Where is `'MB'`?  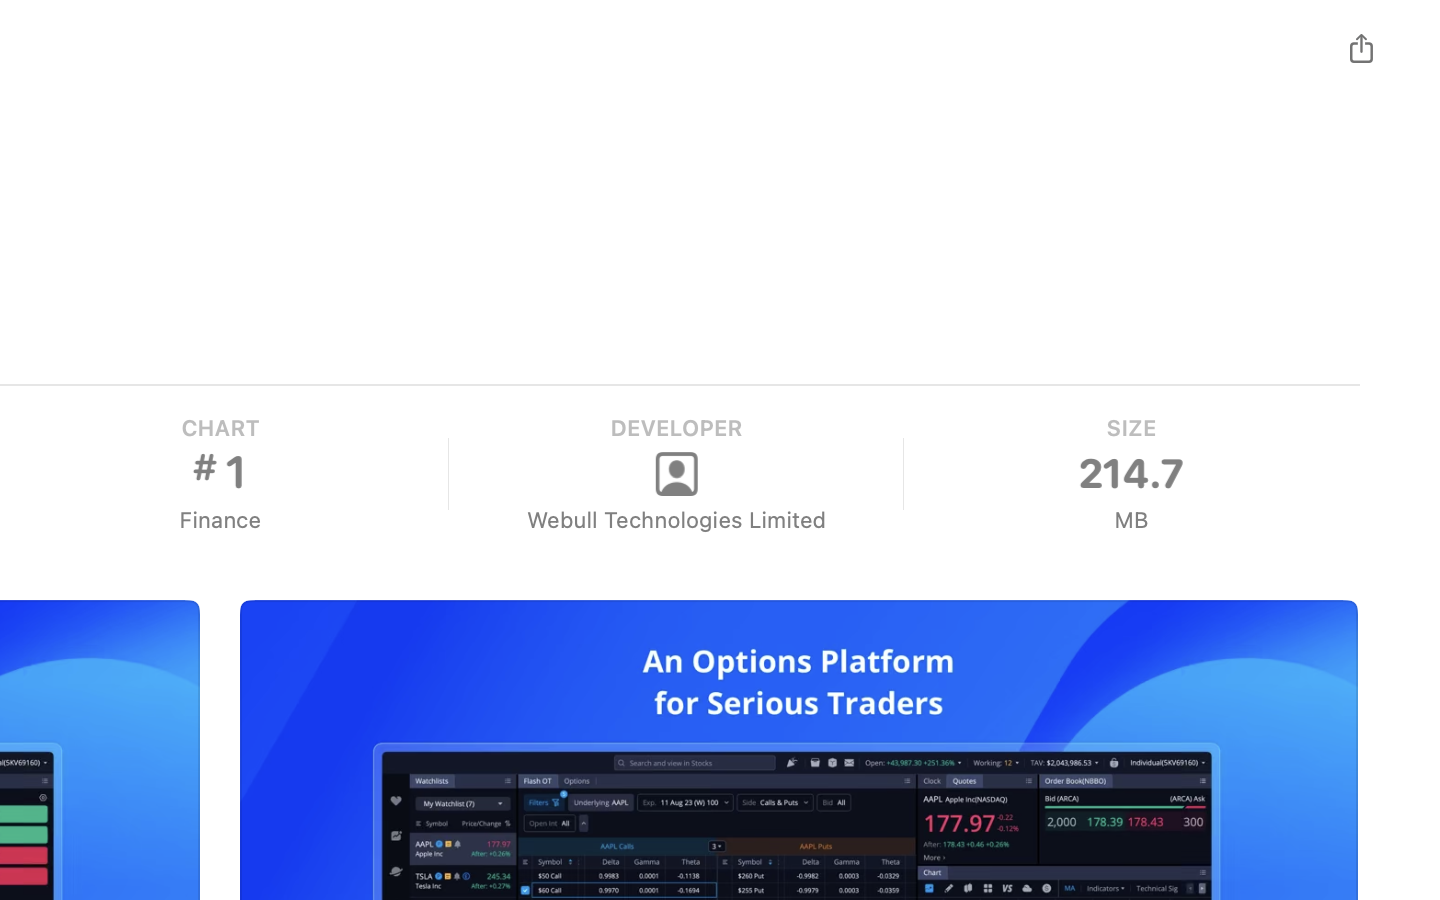
'MB' is located at coordinates (1129, 519).